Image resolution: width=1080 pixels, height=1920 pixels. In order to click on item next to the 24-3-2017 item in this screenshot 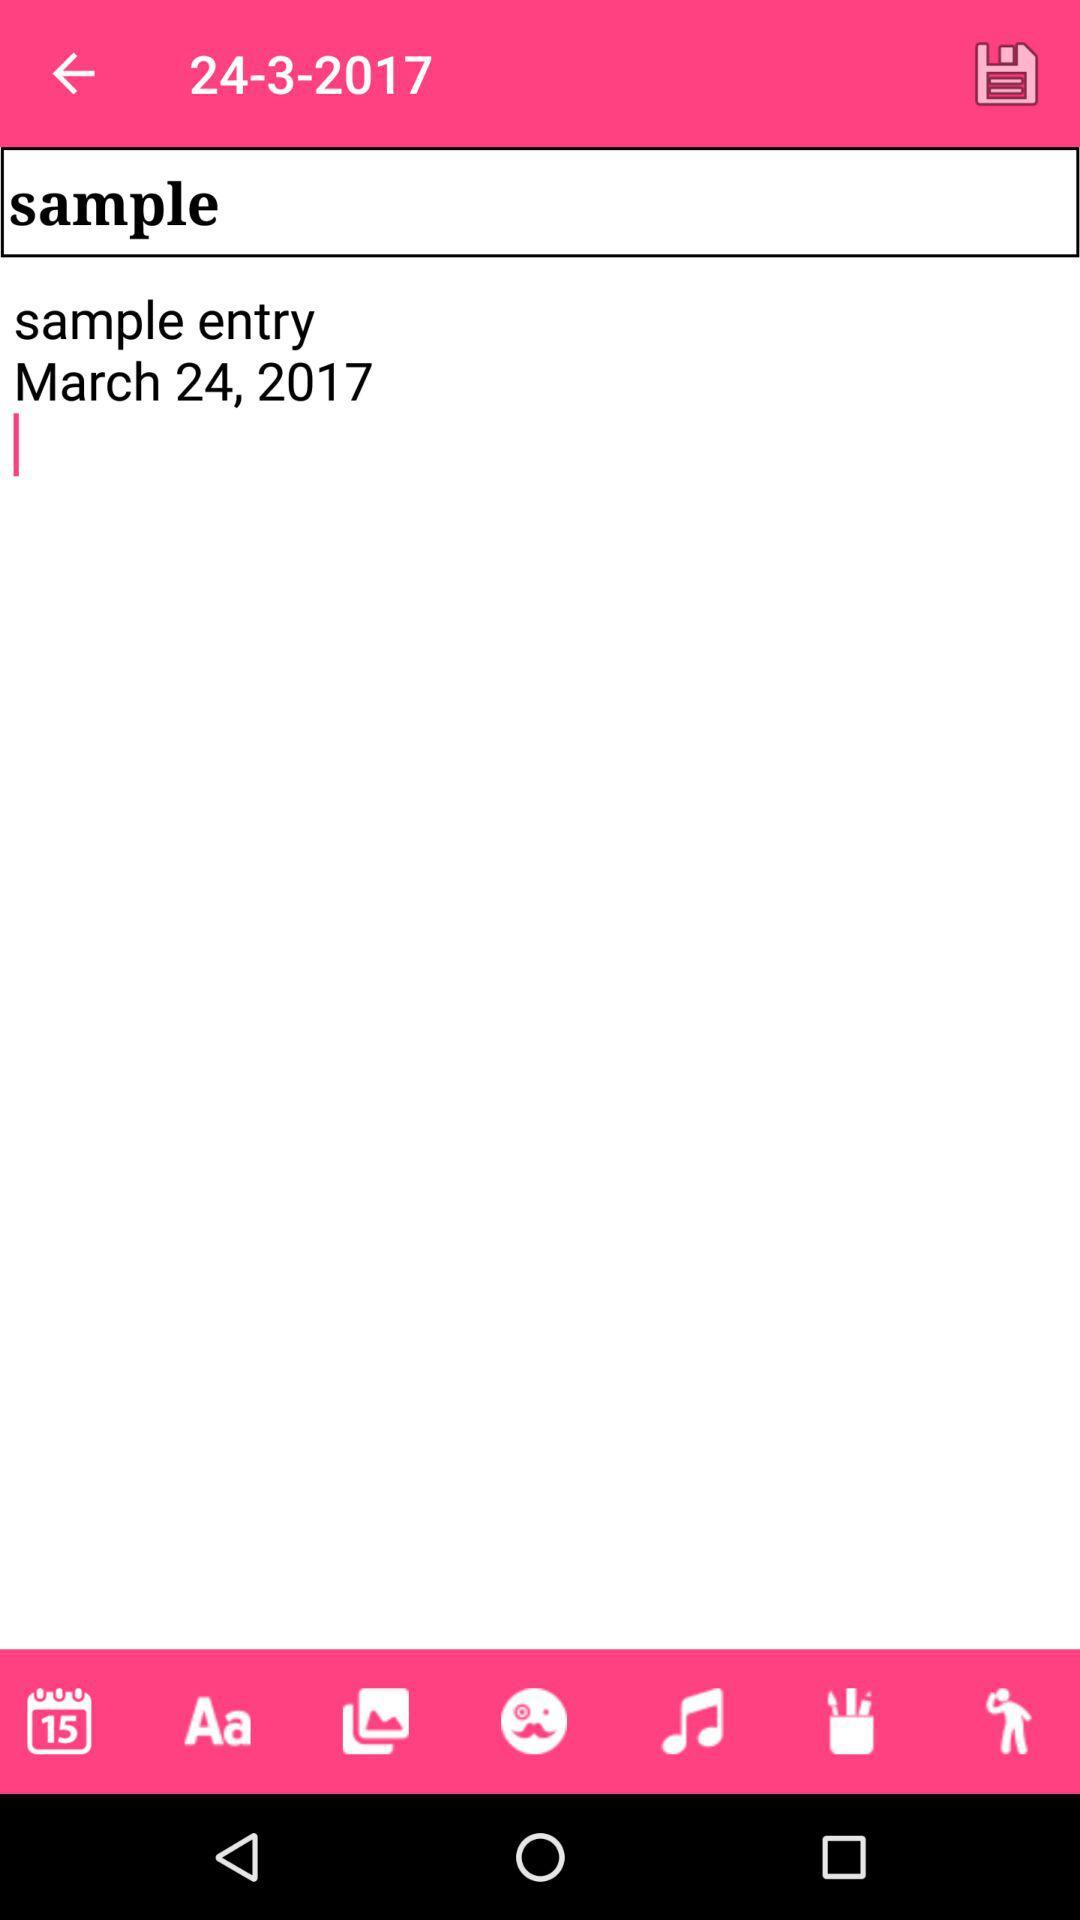, I will do `click(72, 73)`.